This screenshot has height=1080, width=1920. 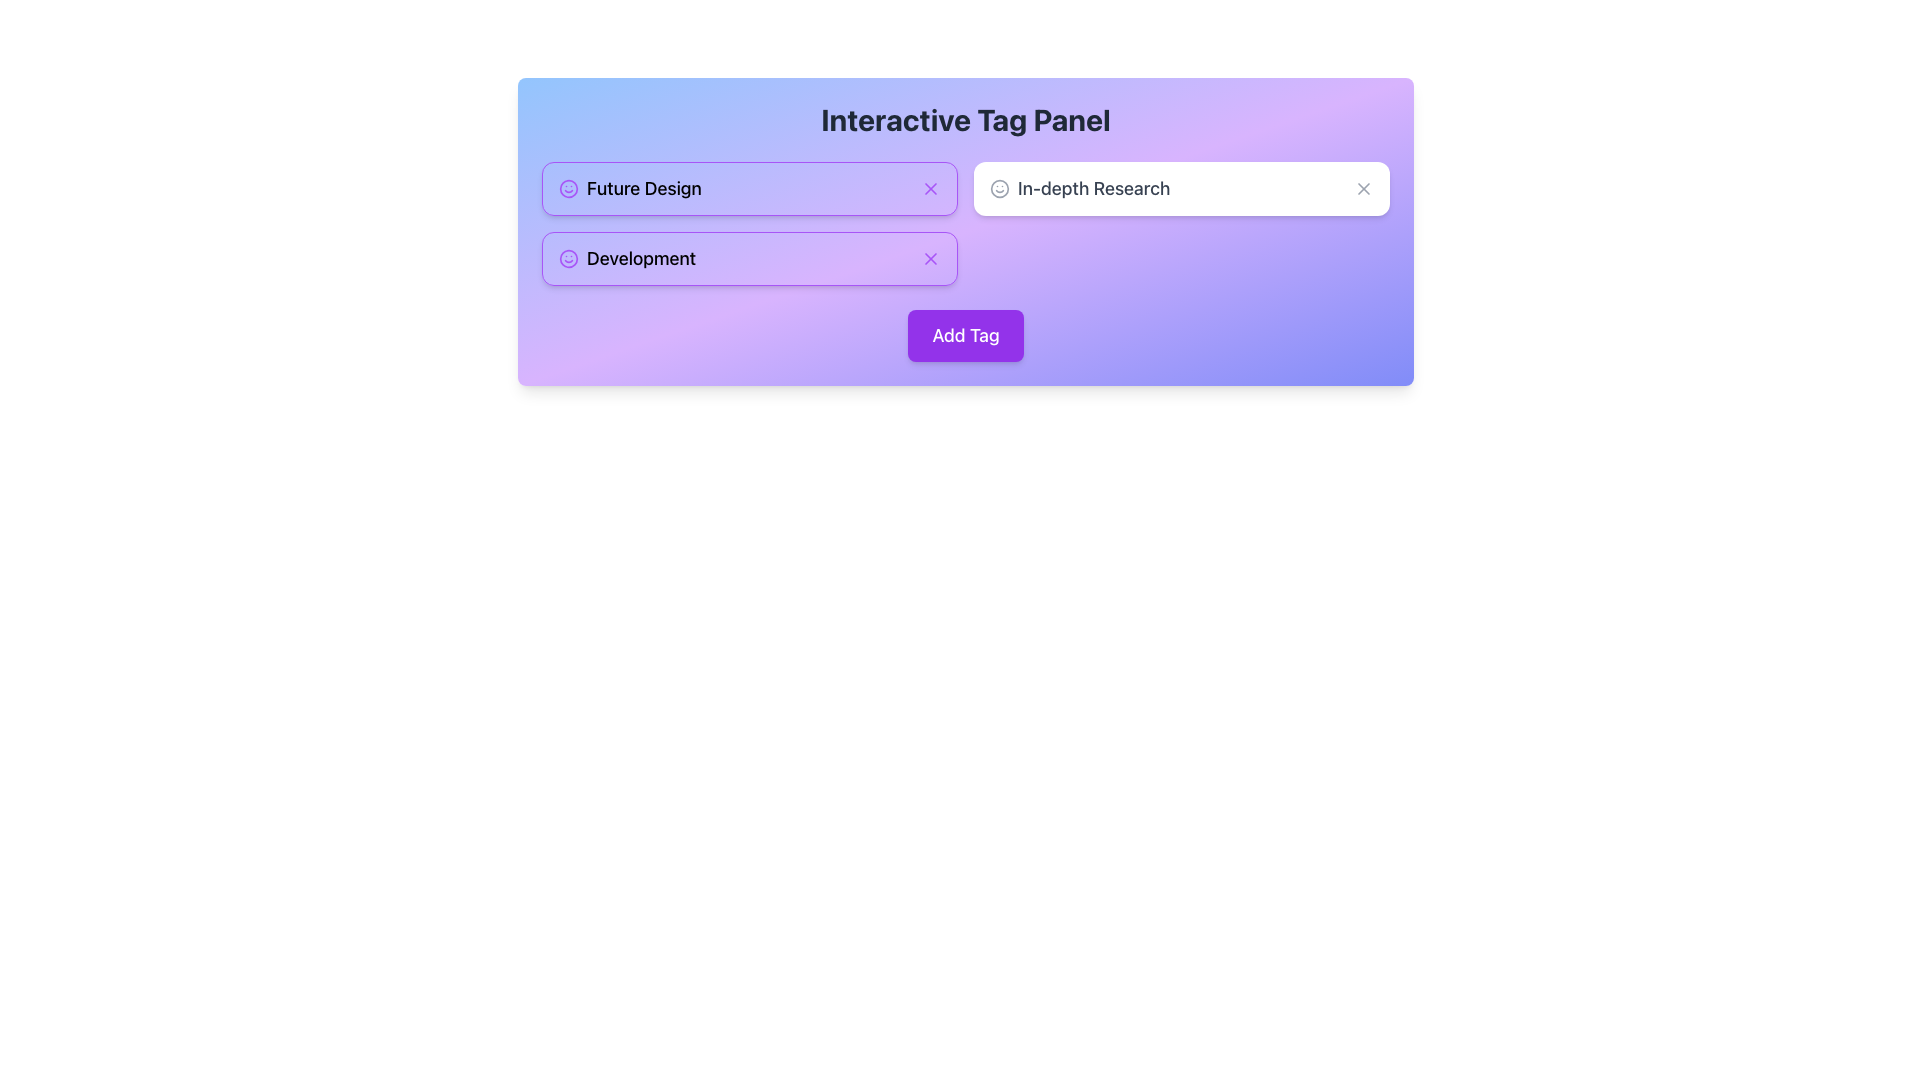 What do you see at coordinates (568, 257) in the screenshot?
I see `the circular boundary of the 'Development' icon which is part of an SVG graphic, located above the 'x' (close) button` at bounding box center [568, 257].